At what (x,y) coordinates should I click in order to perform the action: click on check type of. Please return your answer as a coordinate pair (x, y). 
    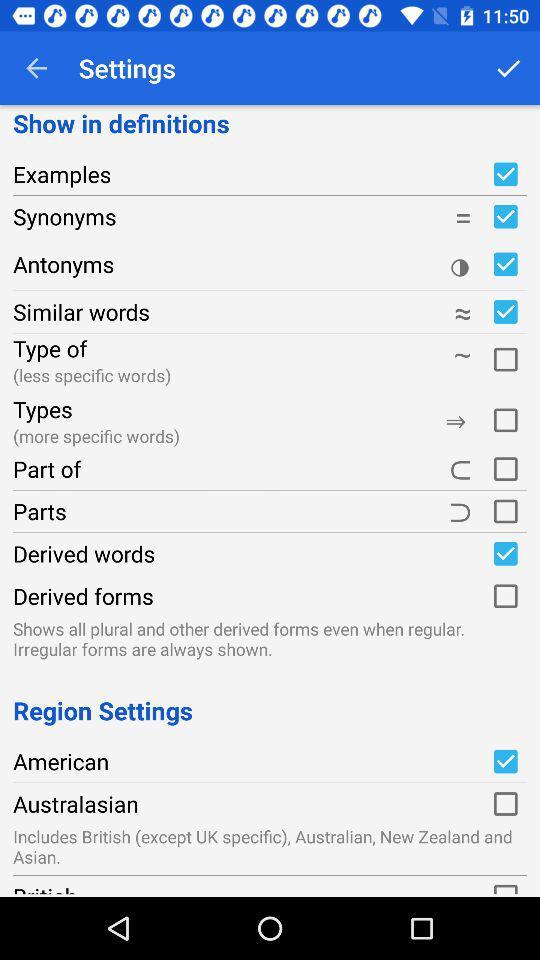
    Looking at the image, I should click on (504, 357).